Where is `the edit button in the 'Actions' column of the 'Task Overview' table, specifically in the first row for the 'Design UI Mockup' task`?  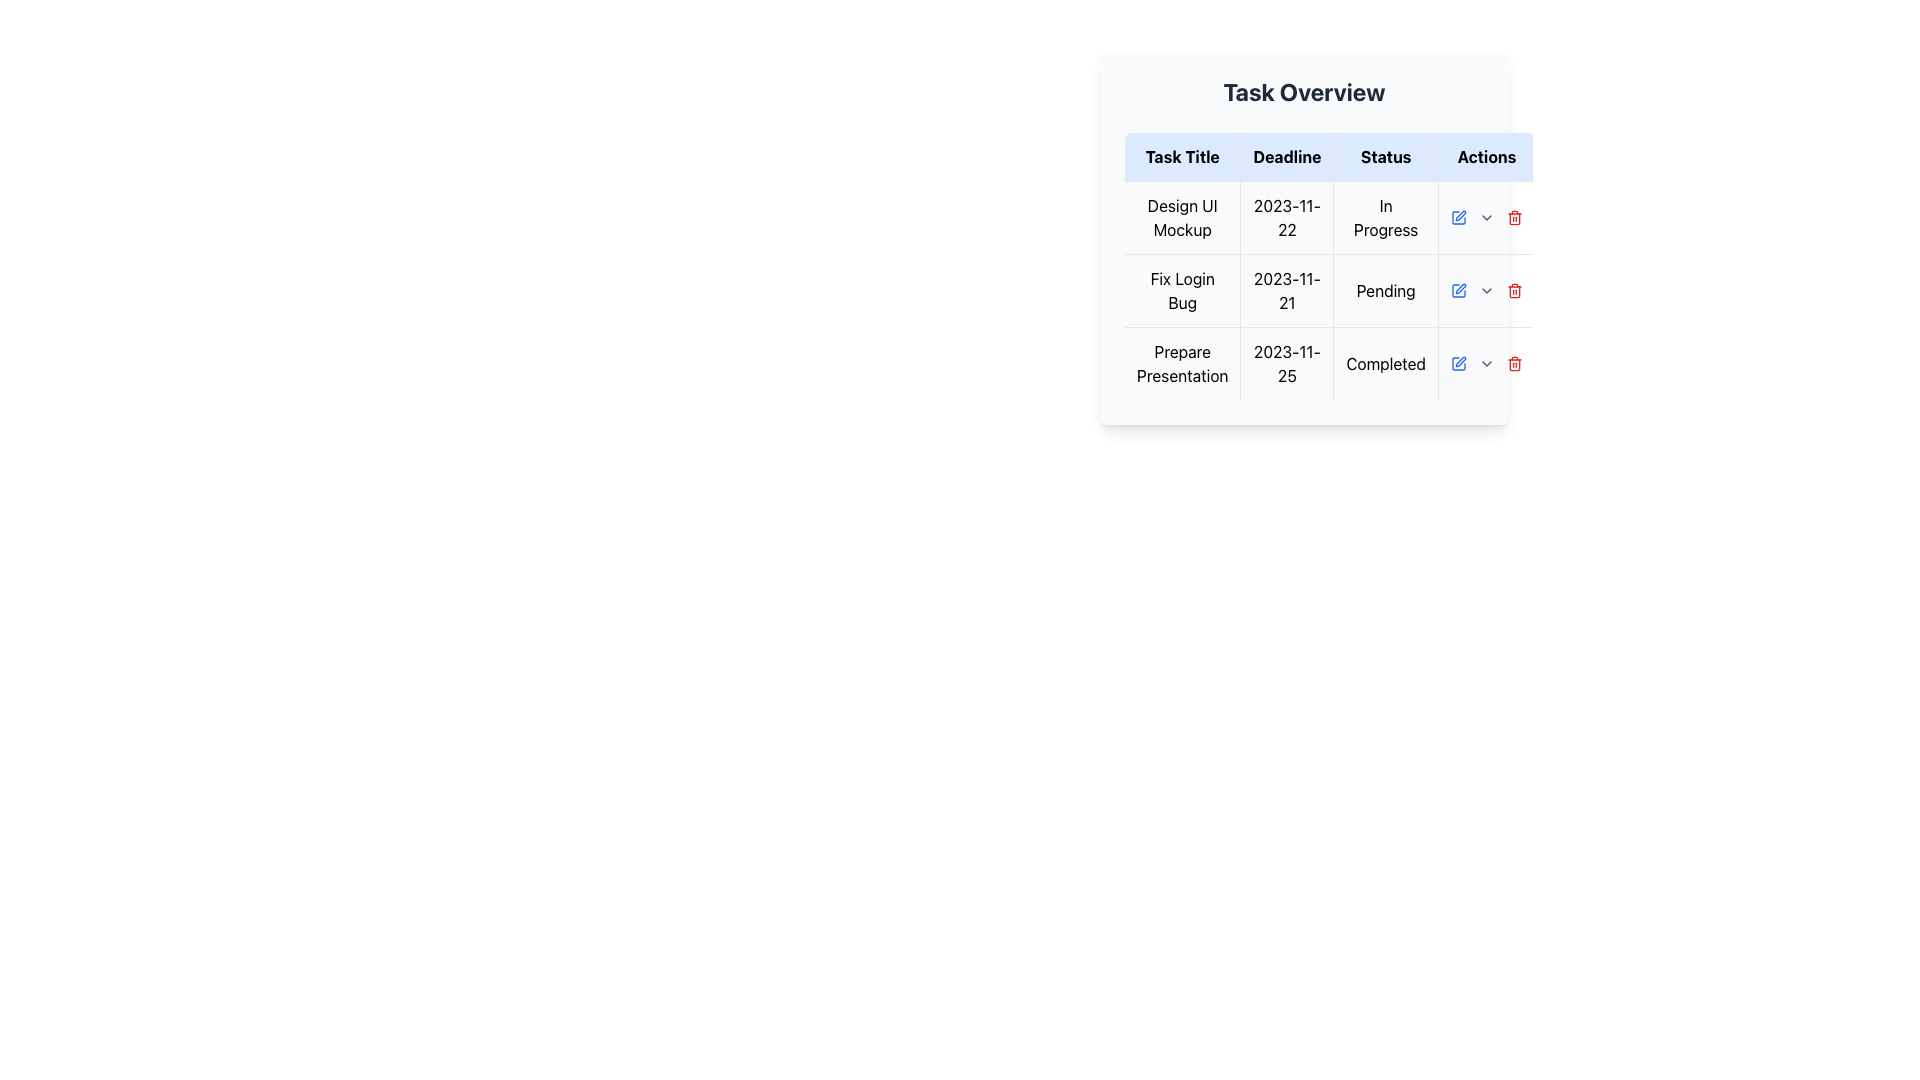 the edit button in the 'Actions' column of the 'Task Overview' table, specifically in the first row for the 'Design UI Mockup' task is located at coordinates (1459, 218).